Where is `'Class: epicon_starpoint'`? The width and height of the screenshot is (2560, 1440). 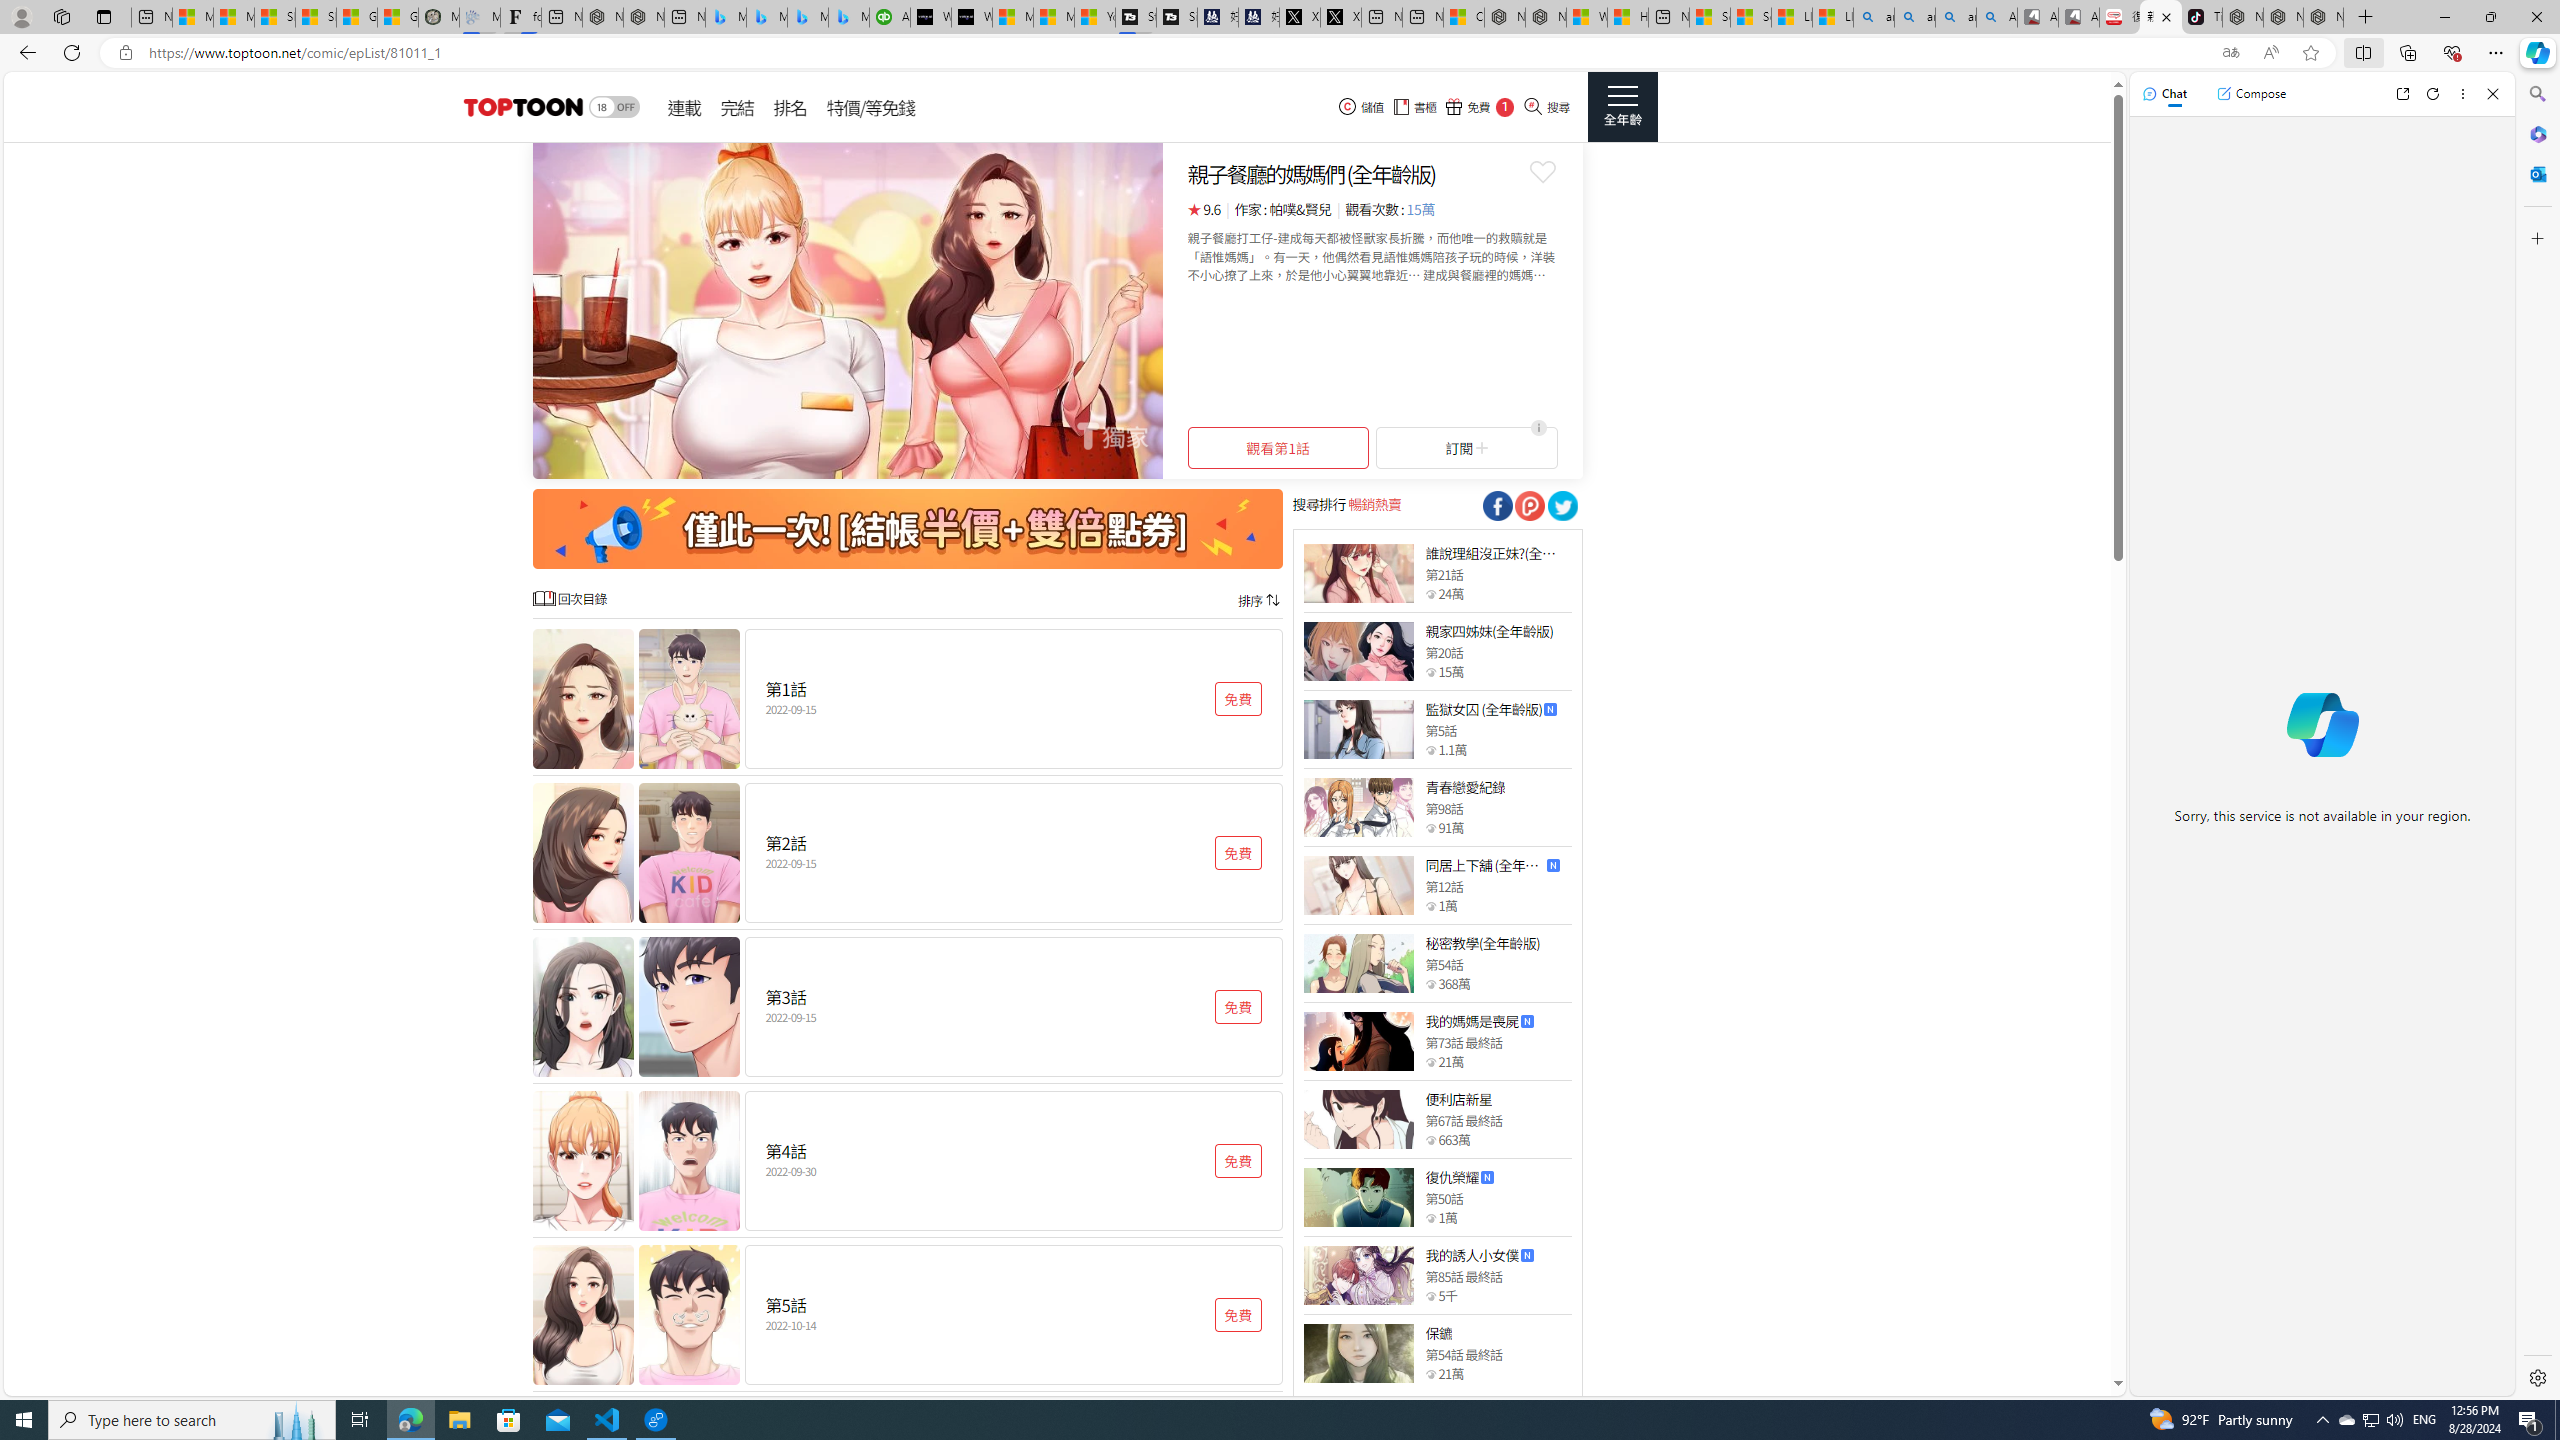 'Class: epicon_starpoint' is located at coordinates (1430, 1374).